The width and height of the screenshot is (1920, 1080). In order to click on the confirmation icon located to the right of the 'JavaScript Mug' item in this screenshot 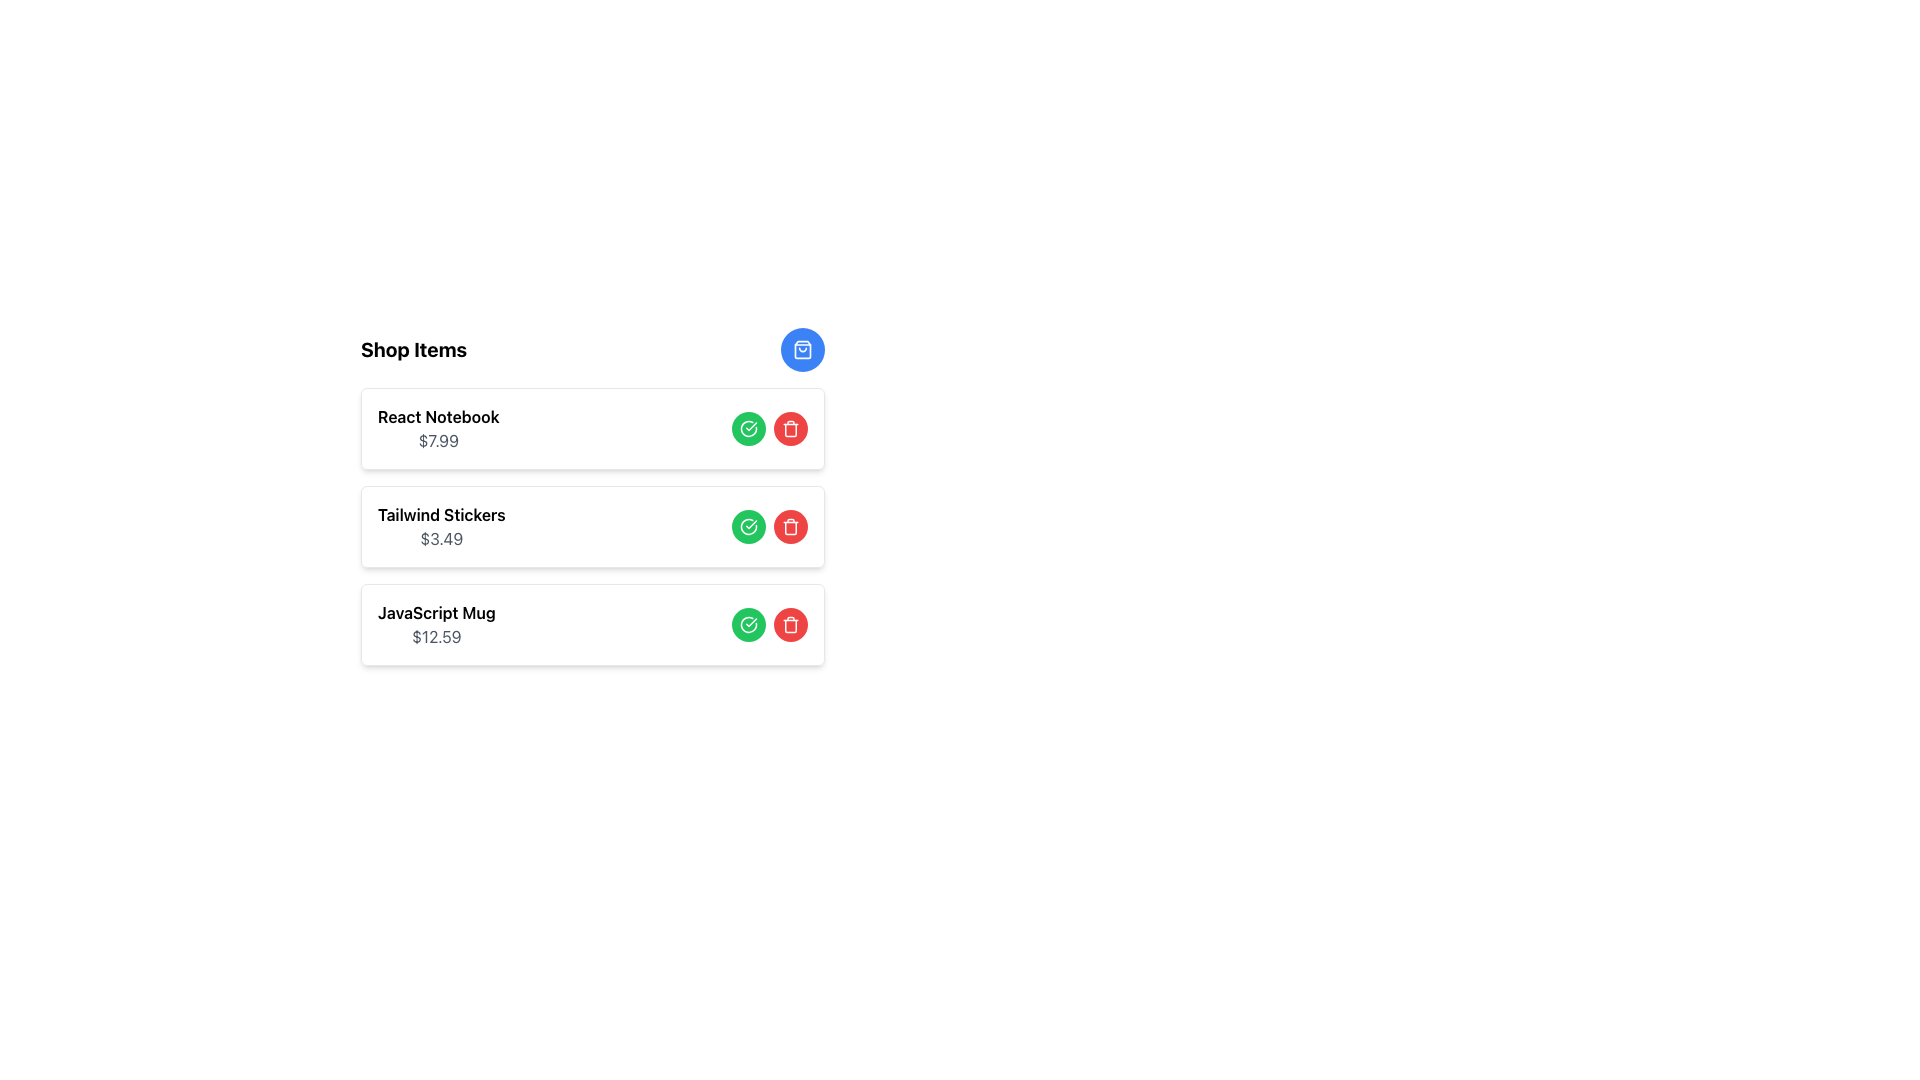, I will do `click(747, 623)`.